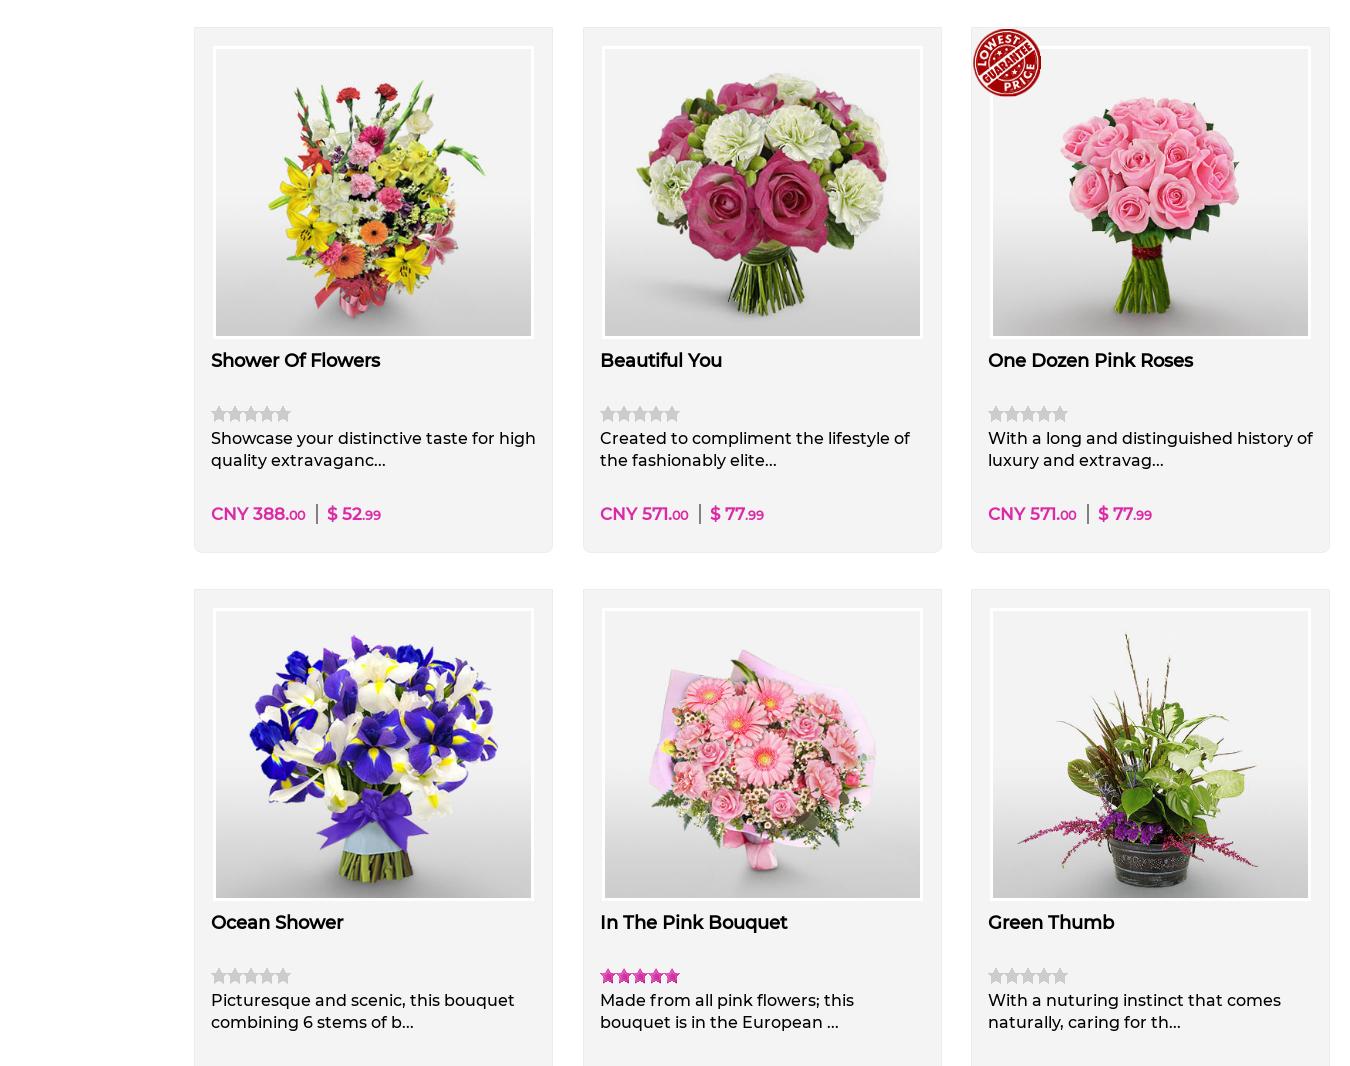 The width and height of the screenshot is (1350, 1066). Describe the element at coordinates (752, 449) in the screenshot. I see `'Created to compliment the lifestyle of the fashionably elite...'` at that location.